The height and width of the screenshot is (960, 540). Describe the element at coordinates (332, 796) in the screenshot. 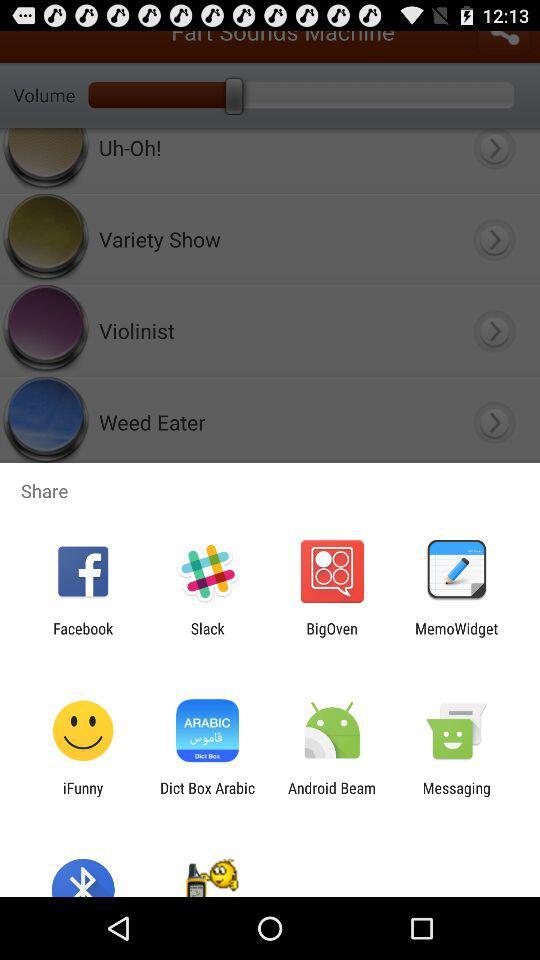

I see `the icon next to messaging app` at that location.